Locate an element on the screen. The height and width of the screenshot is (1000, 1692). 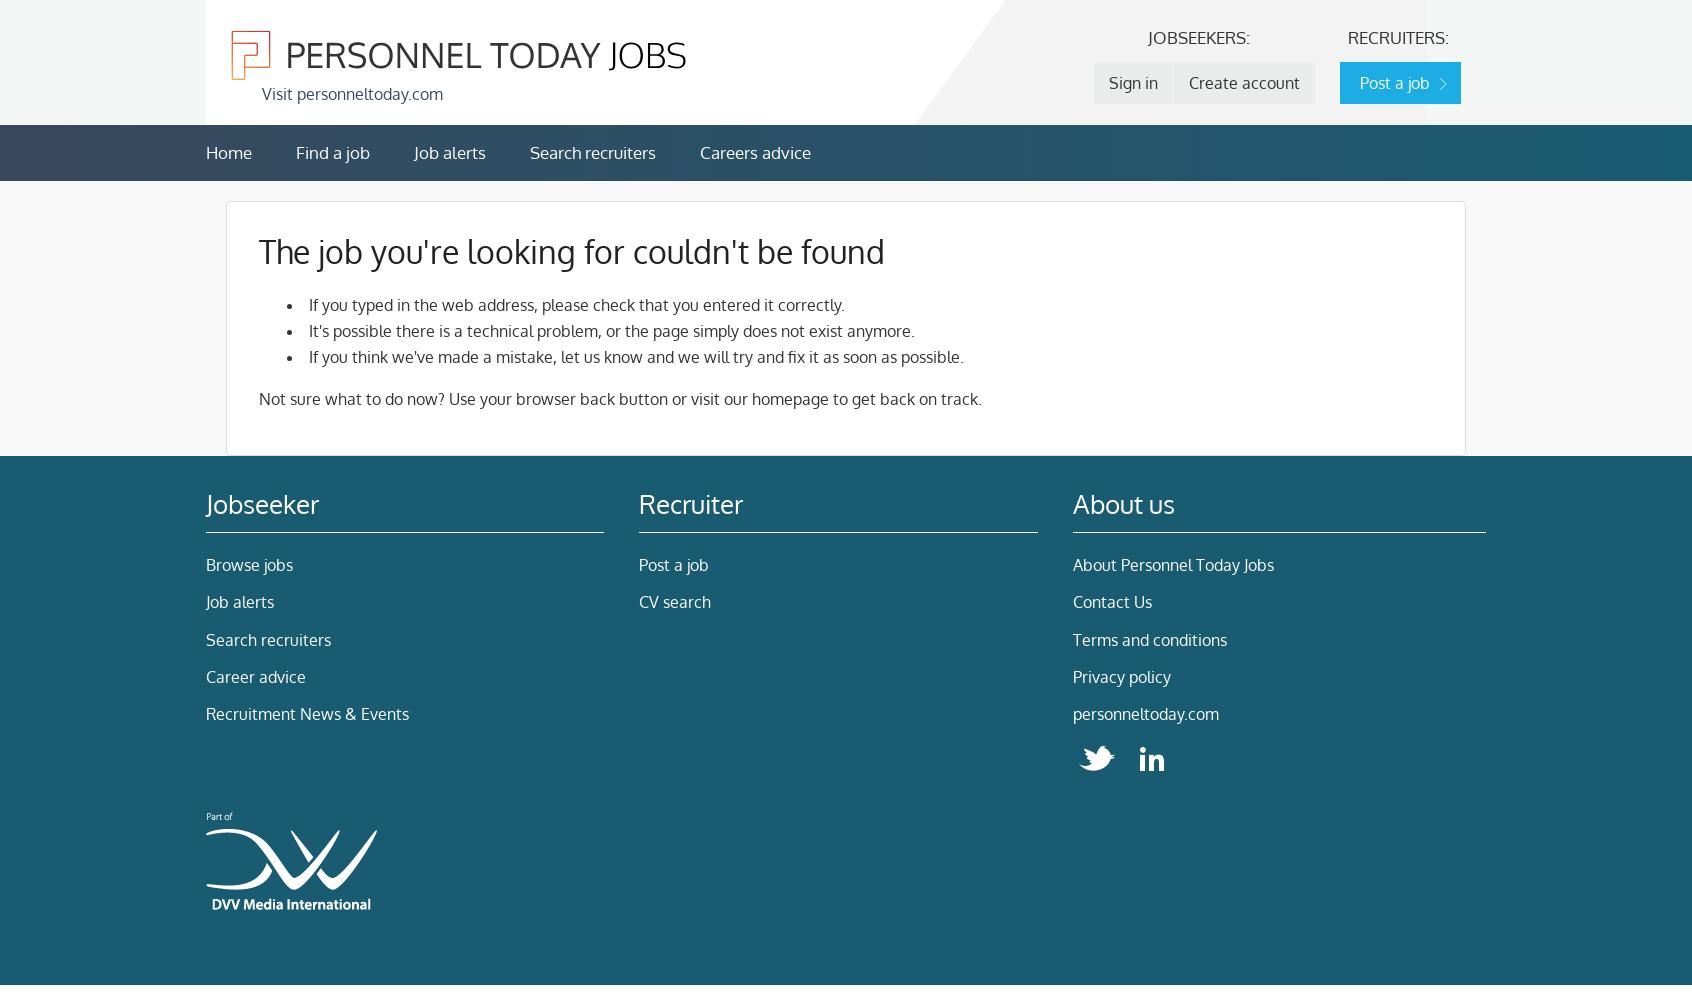
'Home' is located at coordinates (204, 152).